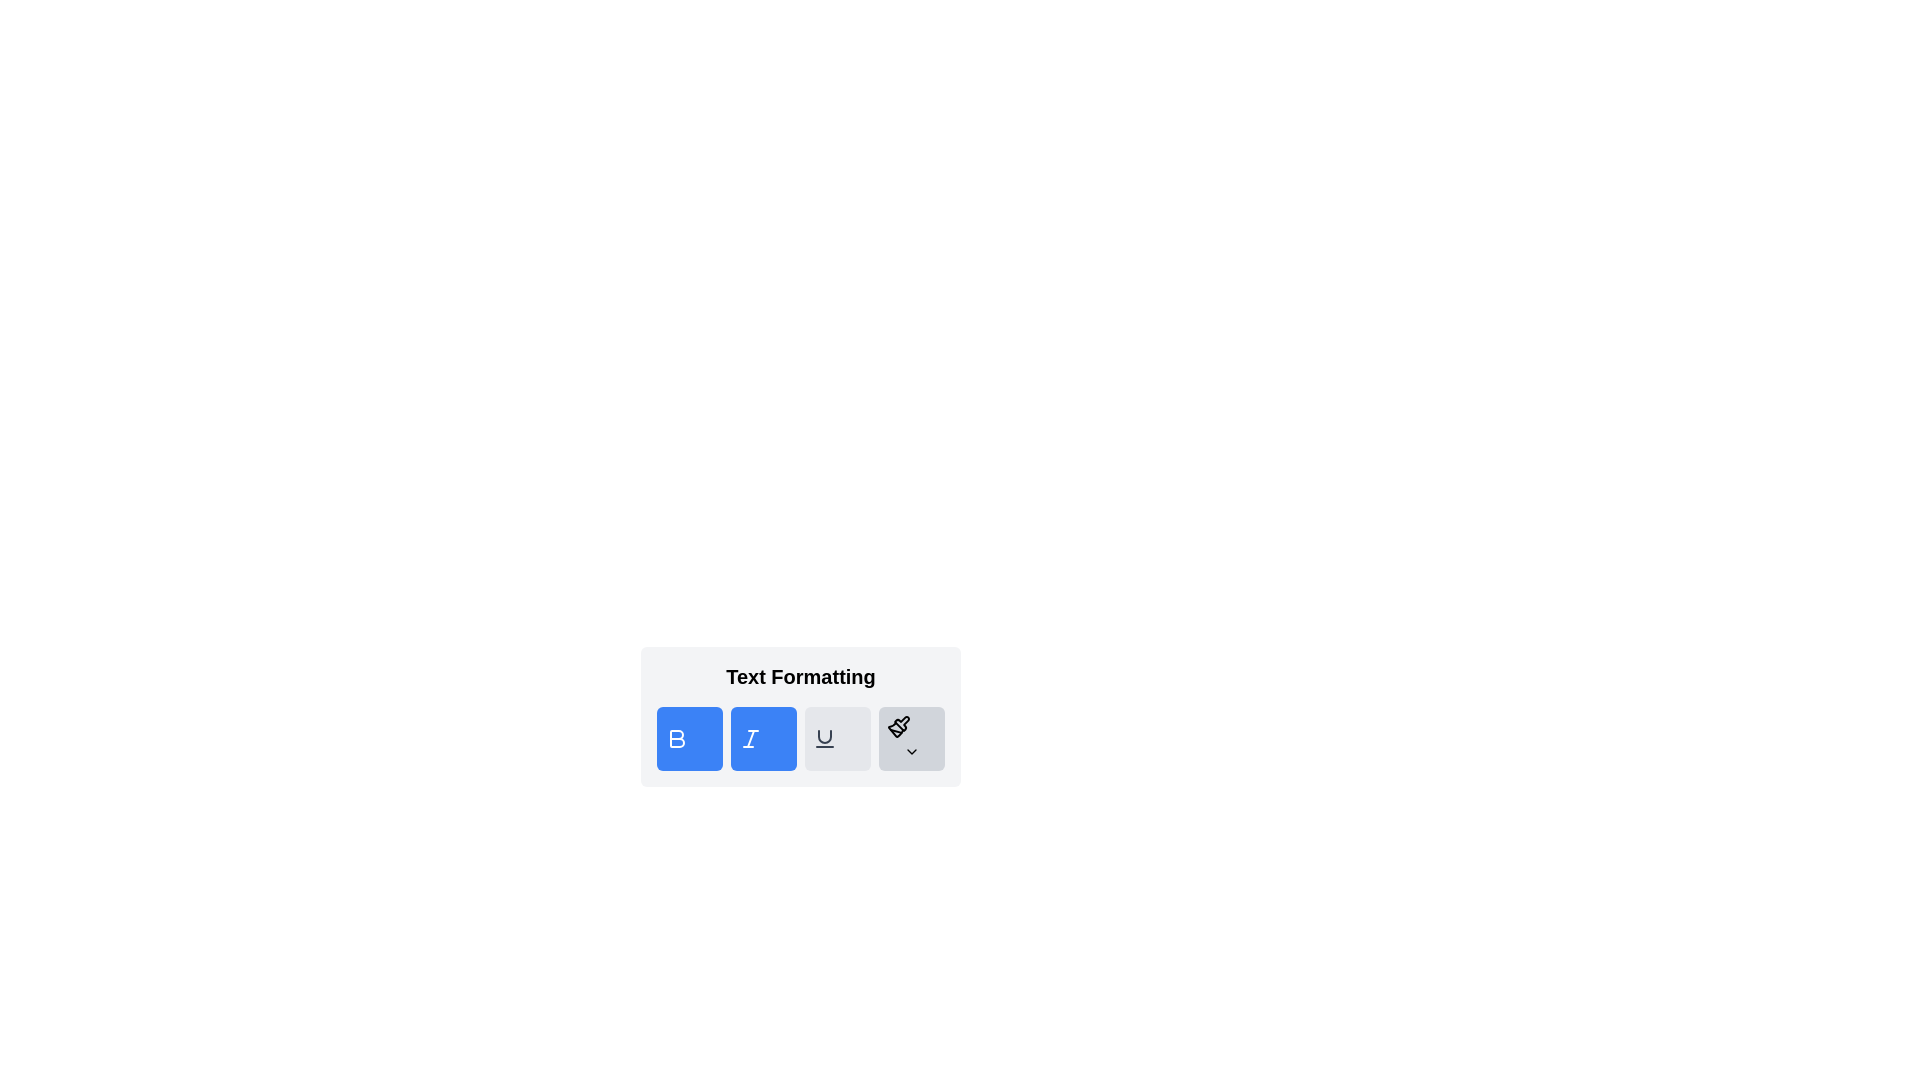 The image size is (1920, 1080). I want to click on the curved vector graphic resembling the lower part of a 'U' shape within the third button from the left in the text formatting toolbar, located below the 'Text Formatting' label, so click(825, 736).